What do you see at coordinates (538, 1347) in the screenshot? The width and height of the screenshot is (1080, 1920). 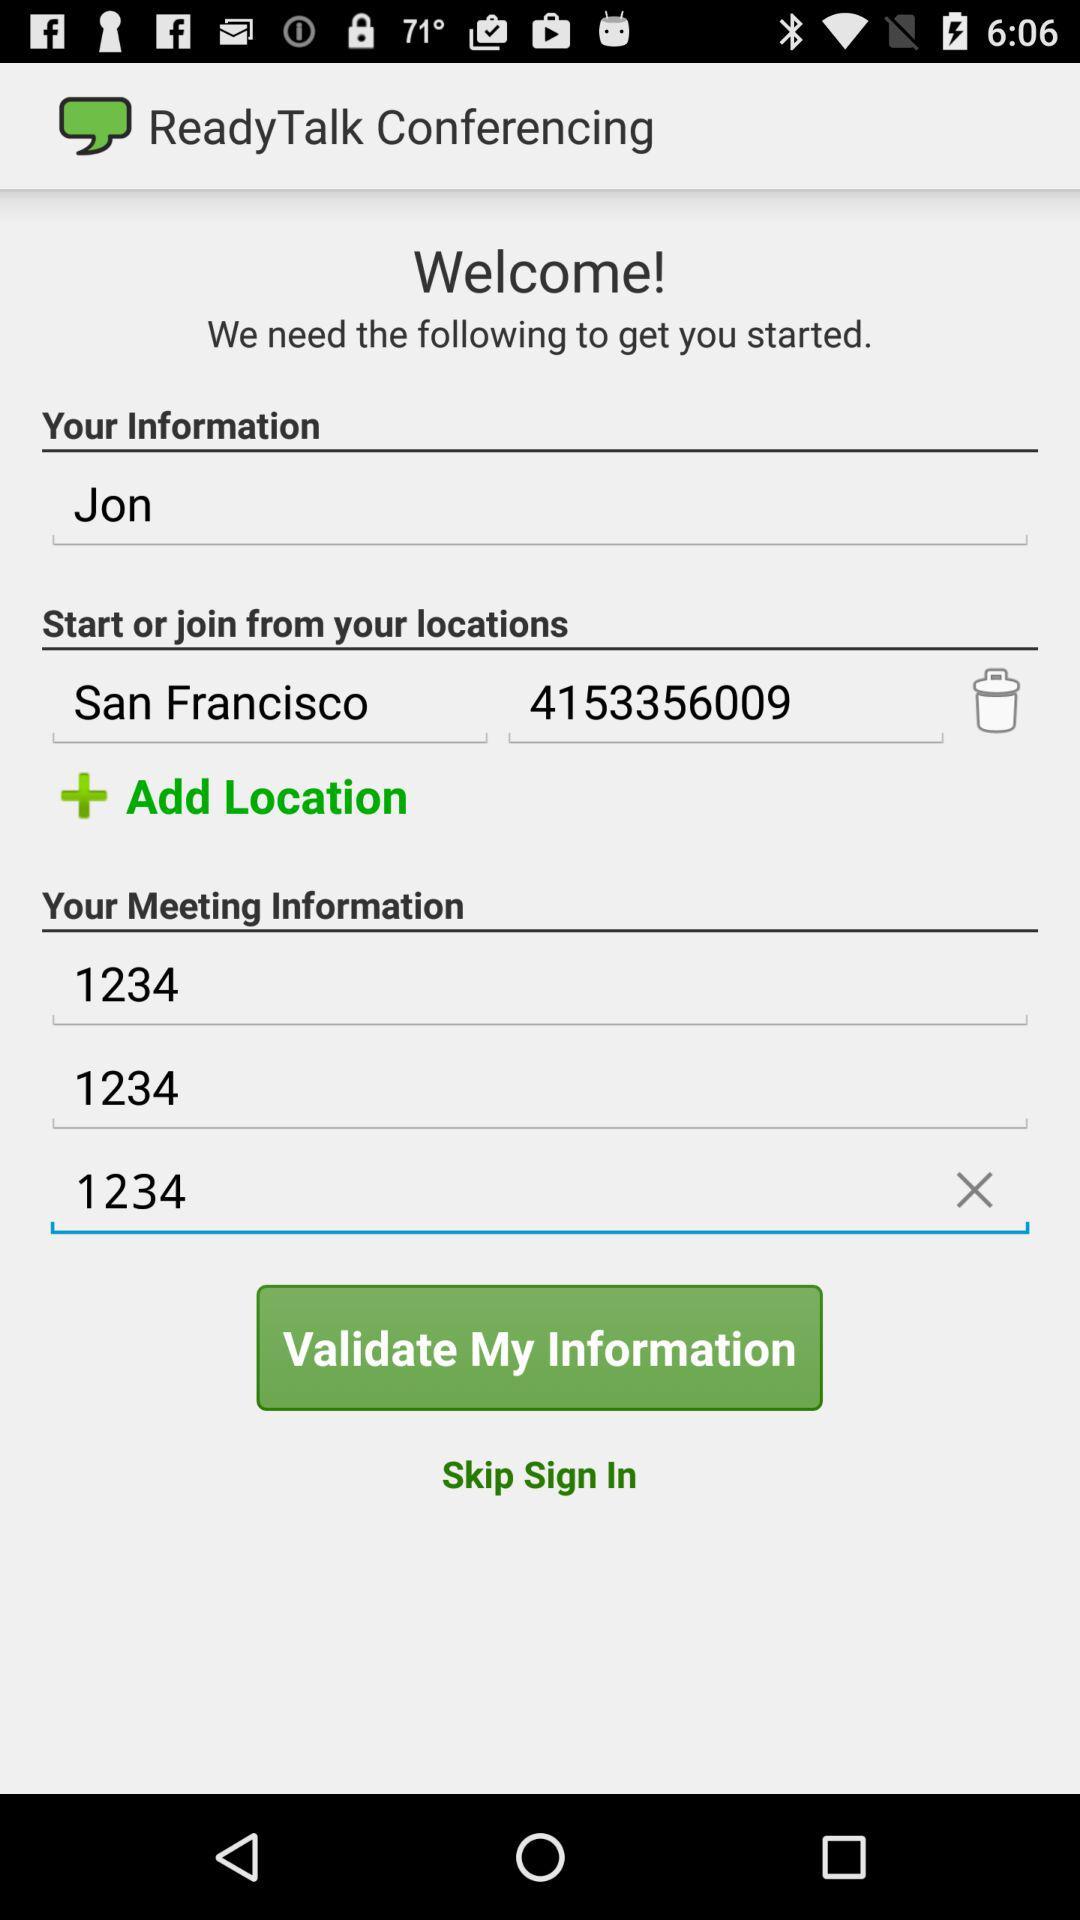 I see `validate my information item` at bounding box center [538, 1347].